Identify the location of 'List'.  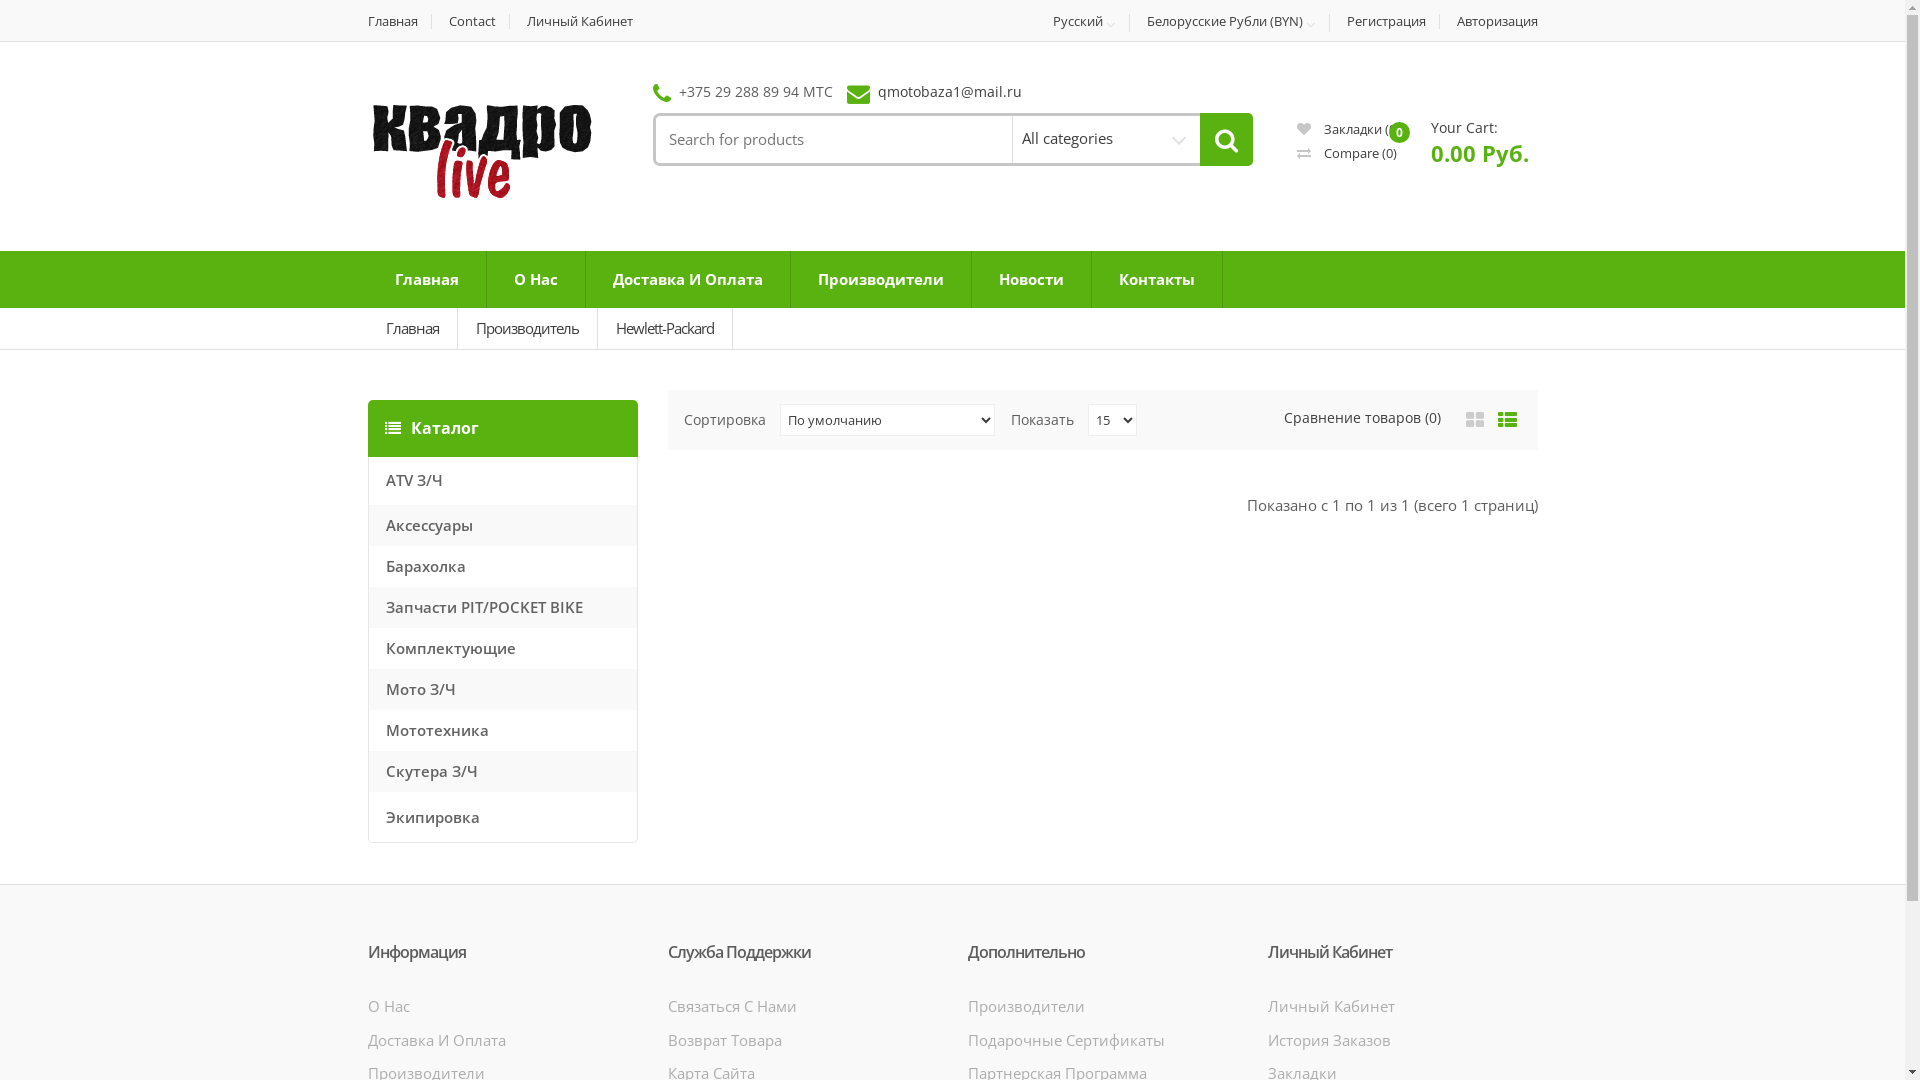
(1506, 419).